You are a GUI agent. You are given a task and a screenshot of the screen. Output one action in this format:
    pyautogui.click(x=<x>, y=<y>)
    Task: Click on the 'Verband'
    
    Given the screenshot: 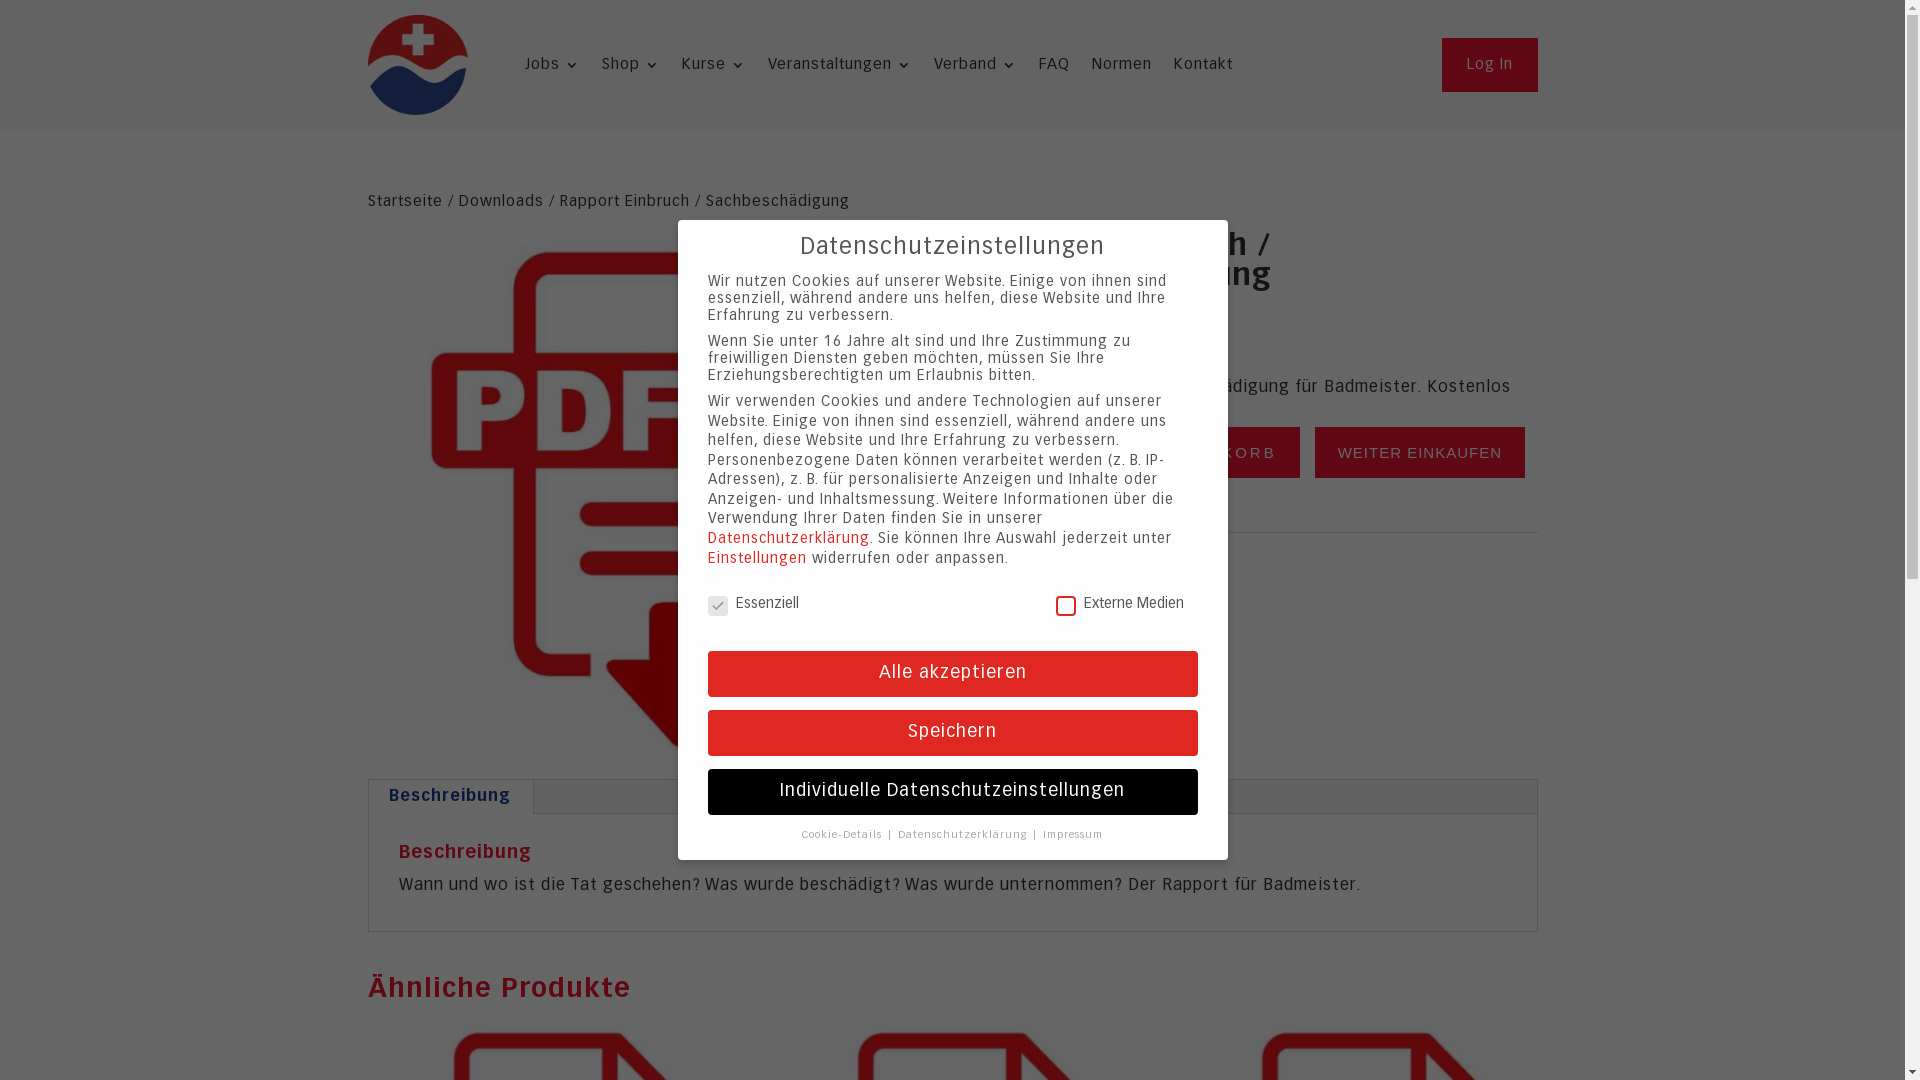 What is the action you would take?
    pyautogui.click(x=933, y=68)
    